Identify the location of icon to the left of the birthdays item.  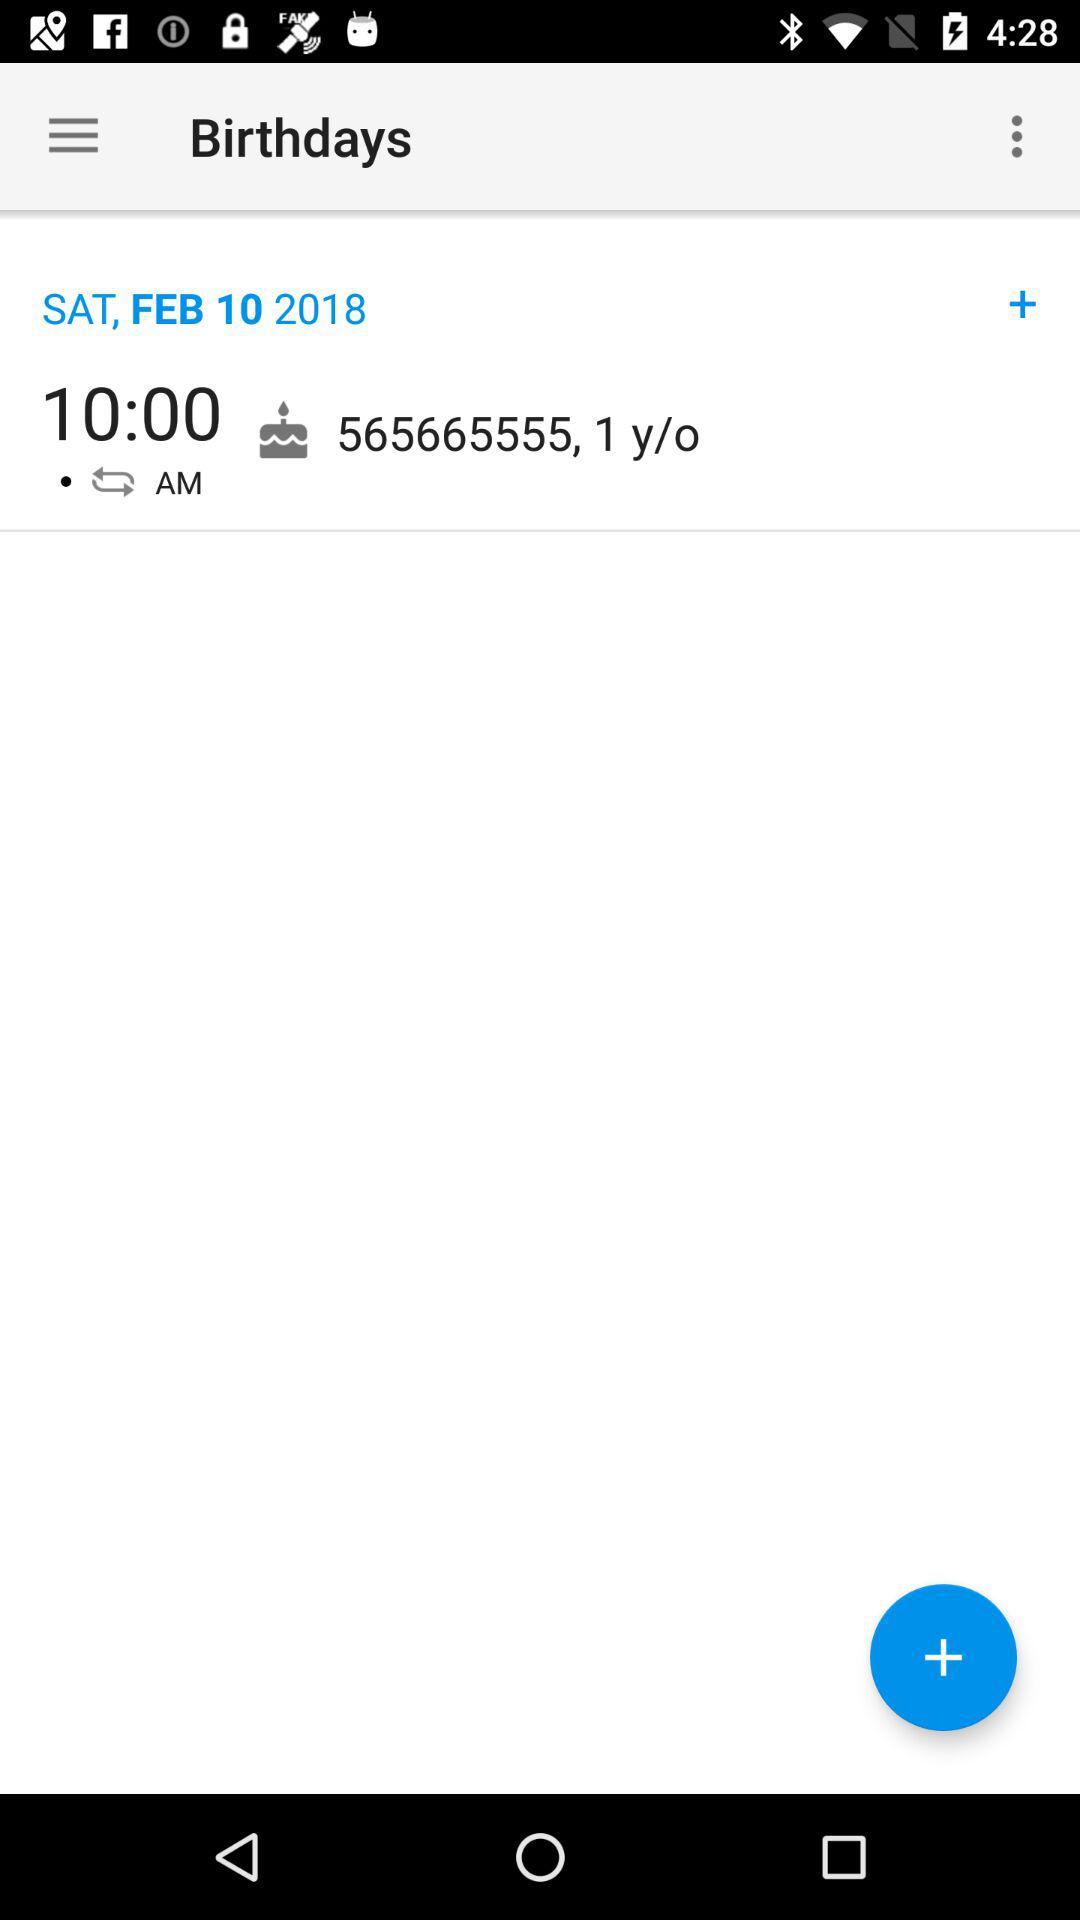
(72, 135).